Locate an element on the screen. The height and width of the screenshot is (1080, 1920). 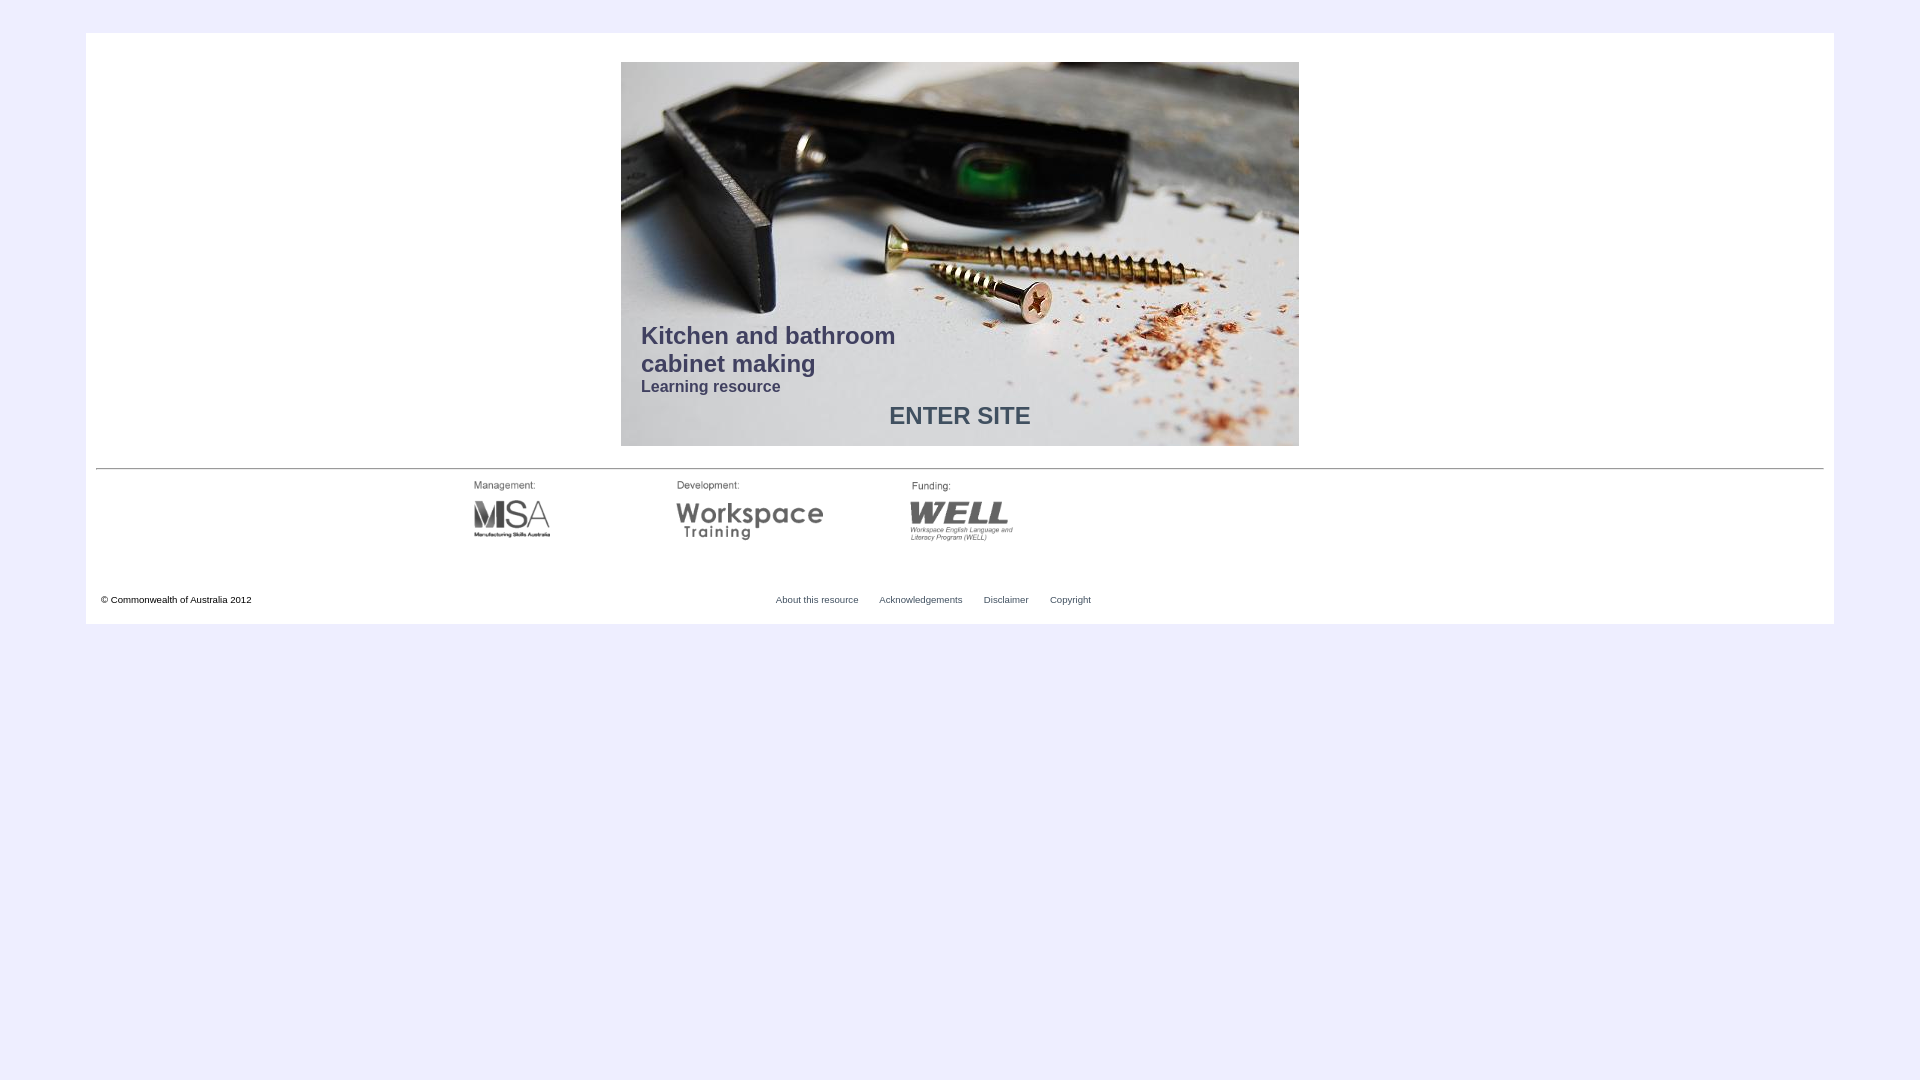
'Disclaimer' is located at coordinates (1006, 598).